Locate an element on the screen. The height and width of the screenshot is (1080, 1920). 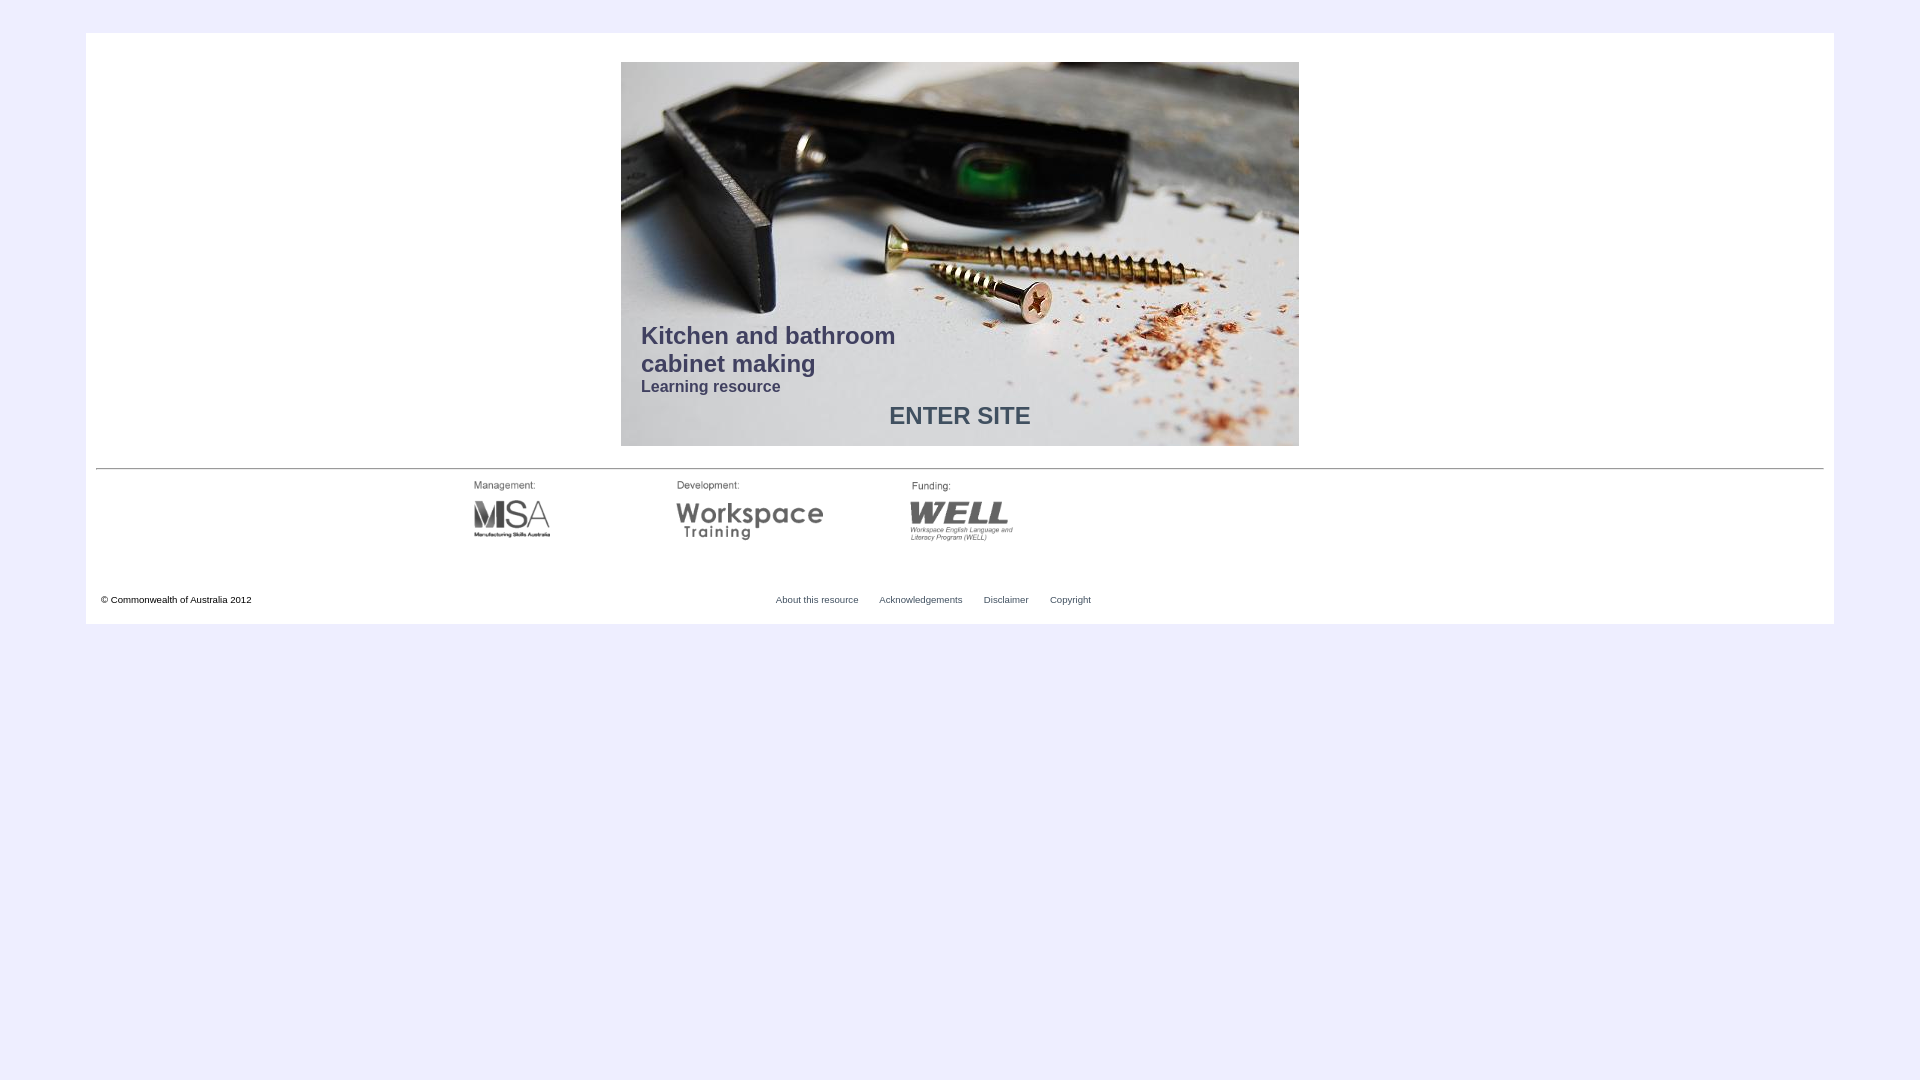
'Disclaimer' is located at coordinates (1006, 598).